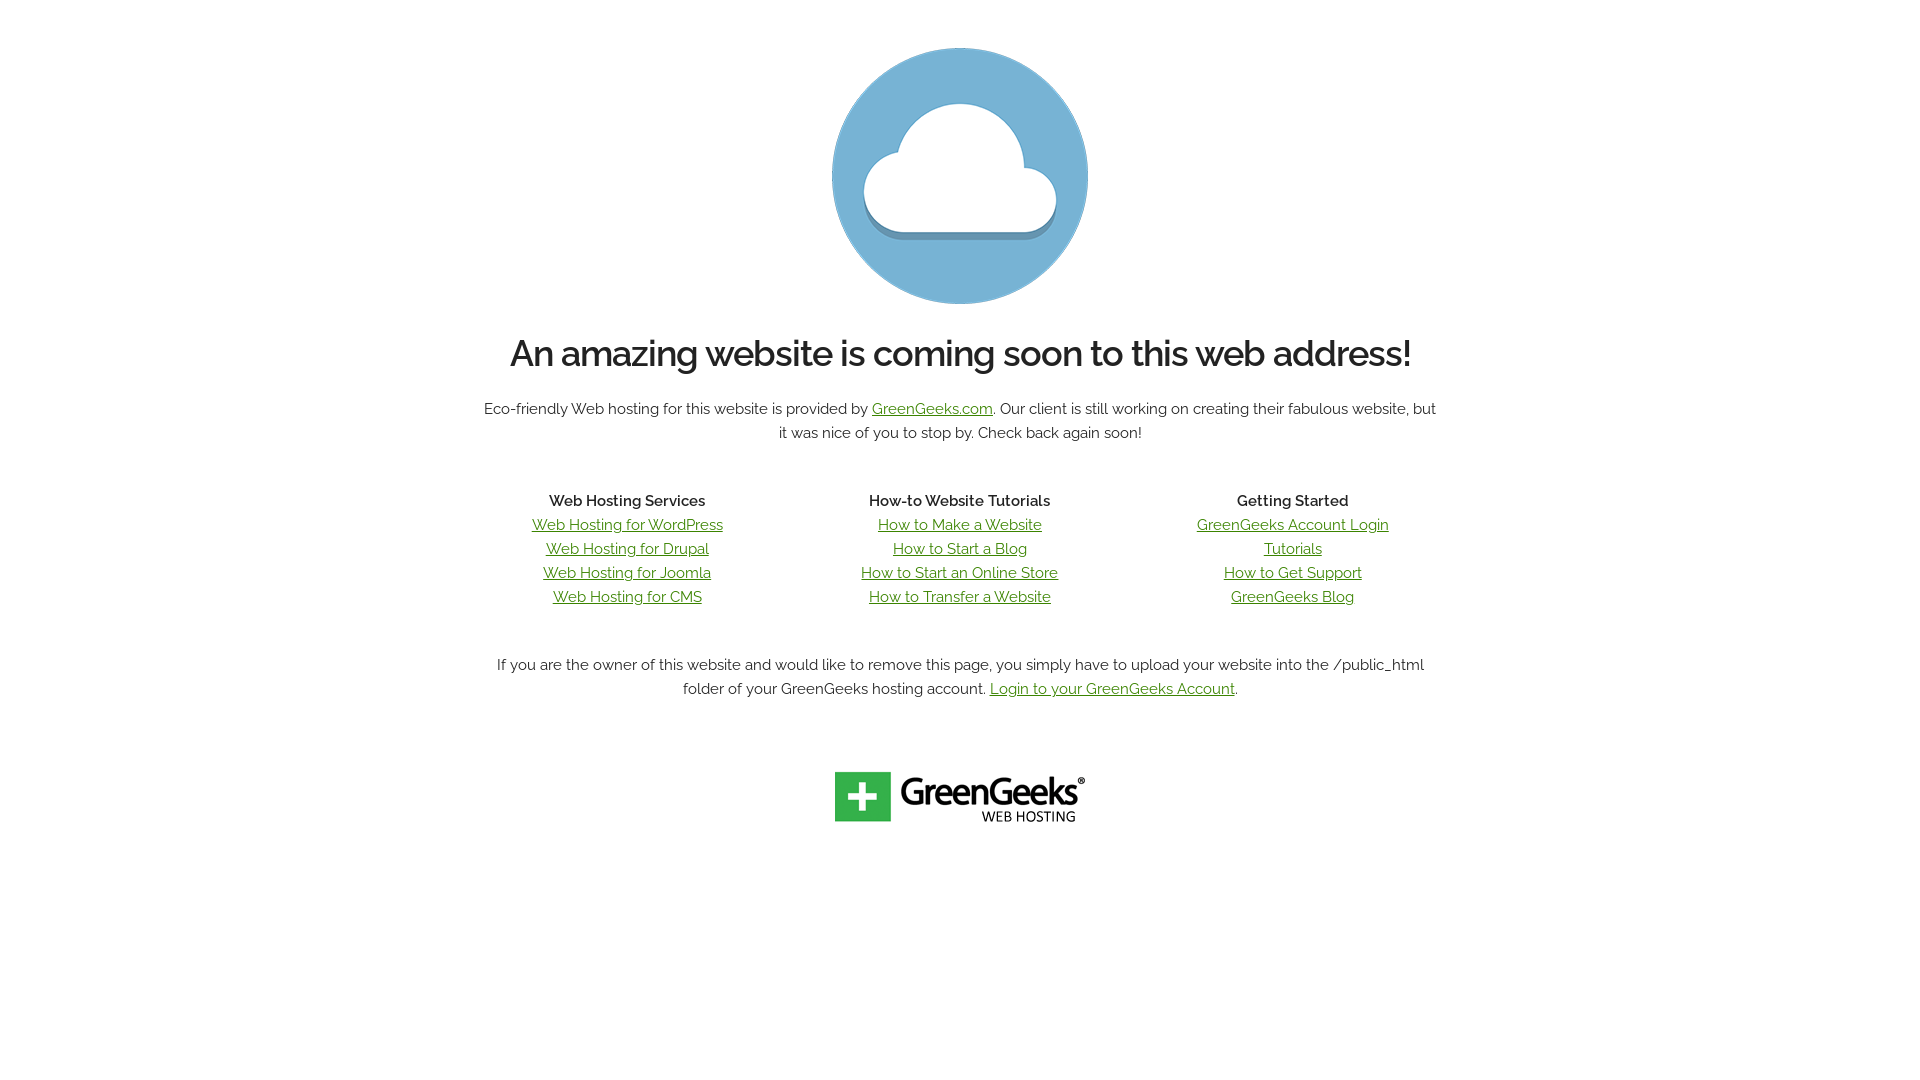 The height and width of the screenshot is (1080, 1920). What do you see at coordinates (626, 523) in the screenshot?
I see `'Web Hosting for WordPress'` at bounding box center [626, 523].